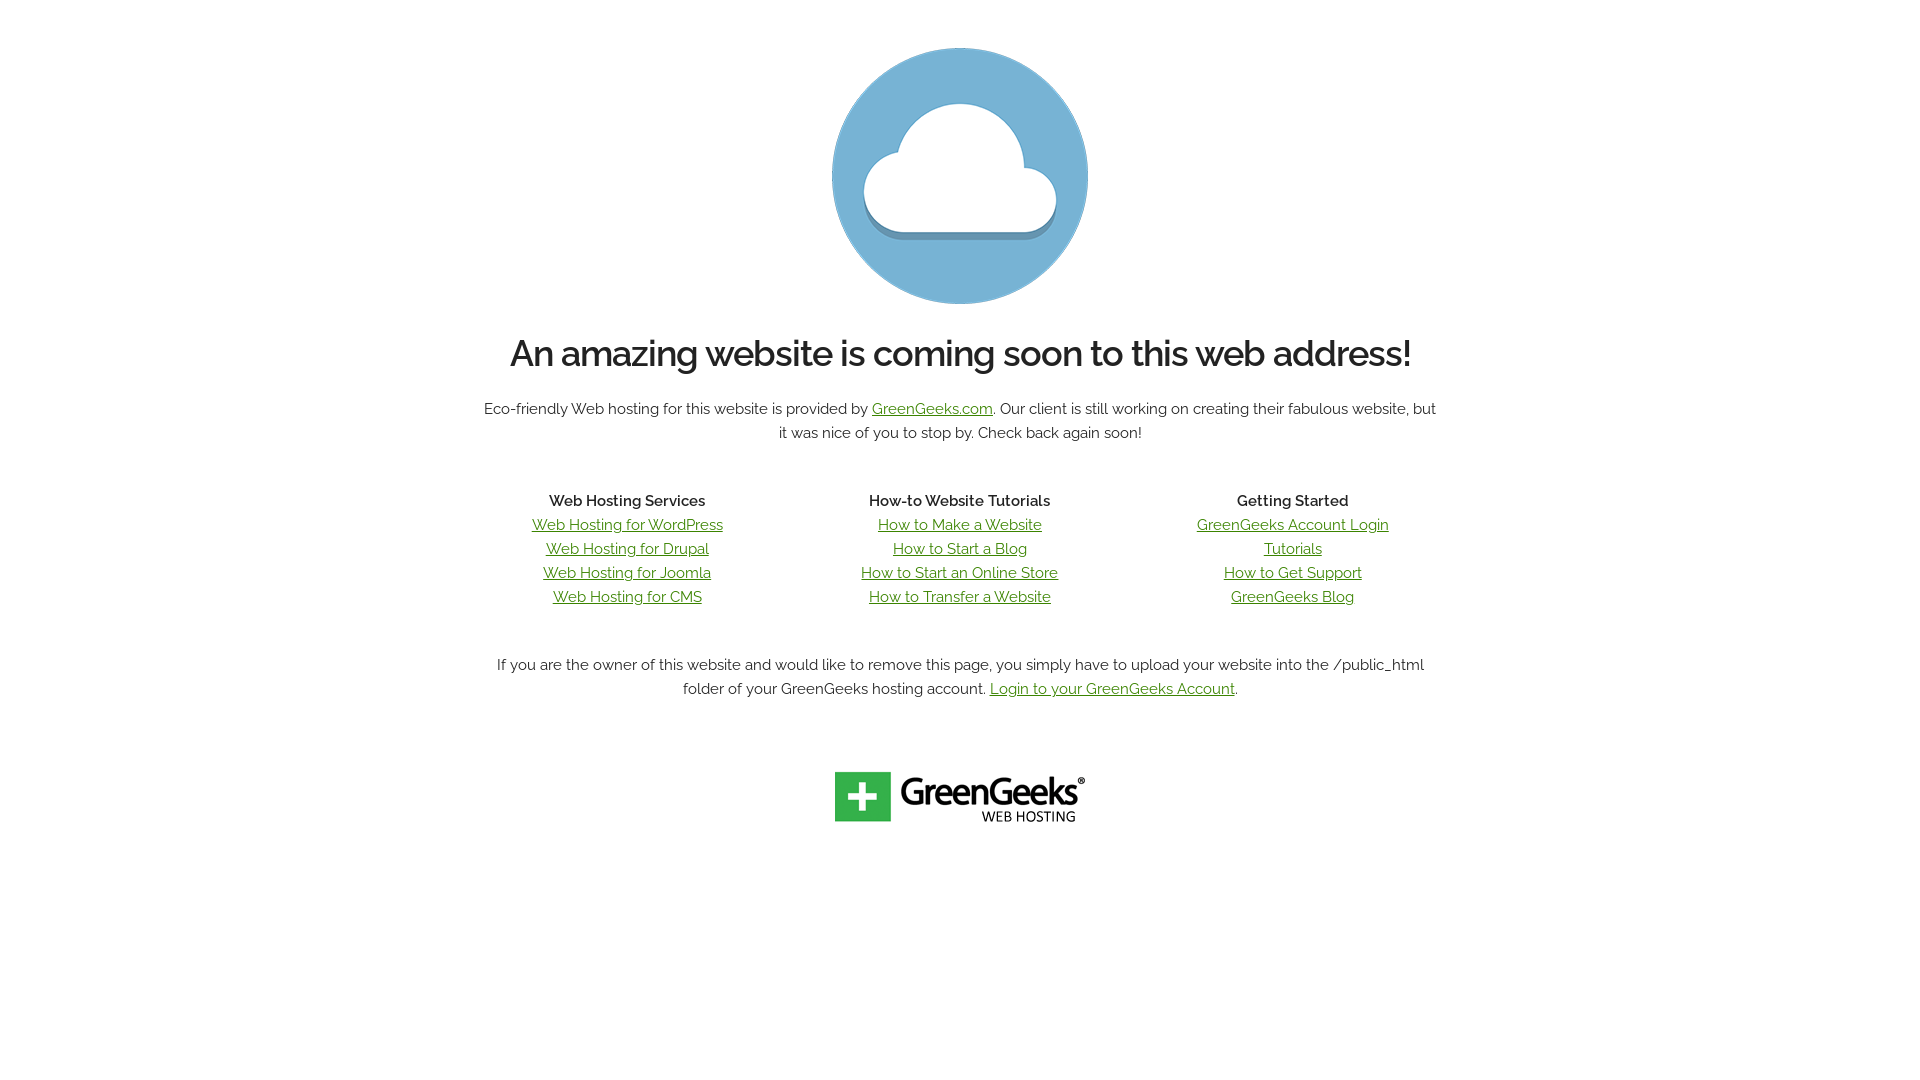 The height and width of the screenshot is (1080, 1920). What do you see at coordinates (626, 523) in the screenshot?
I see `'Web Hosting for WordPress'` at bounding box center [626, 523].